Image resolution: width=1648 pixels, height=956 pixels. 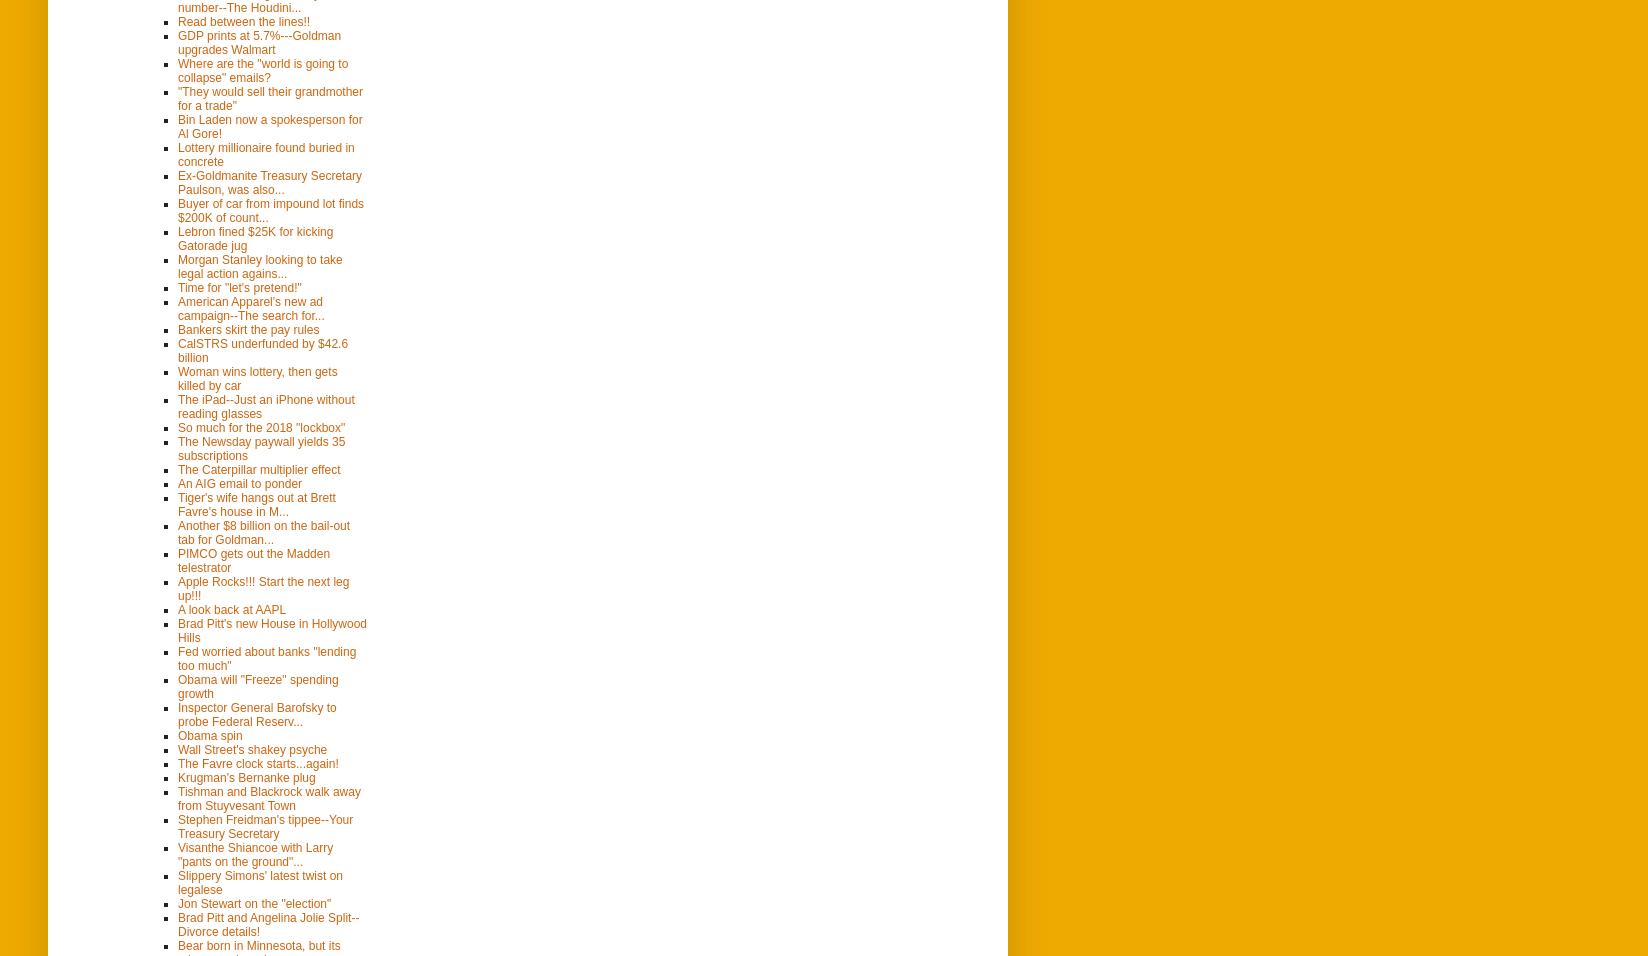 What do you see at coordinates (263, 531) in the screenshot?
I see `'Another $8 billion on the bail-out tab for Goldman...'` at bounding box center [263, 531].